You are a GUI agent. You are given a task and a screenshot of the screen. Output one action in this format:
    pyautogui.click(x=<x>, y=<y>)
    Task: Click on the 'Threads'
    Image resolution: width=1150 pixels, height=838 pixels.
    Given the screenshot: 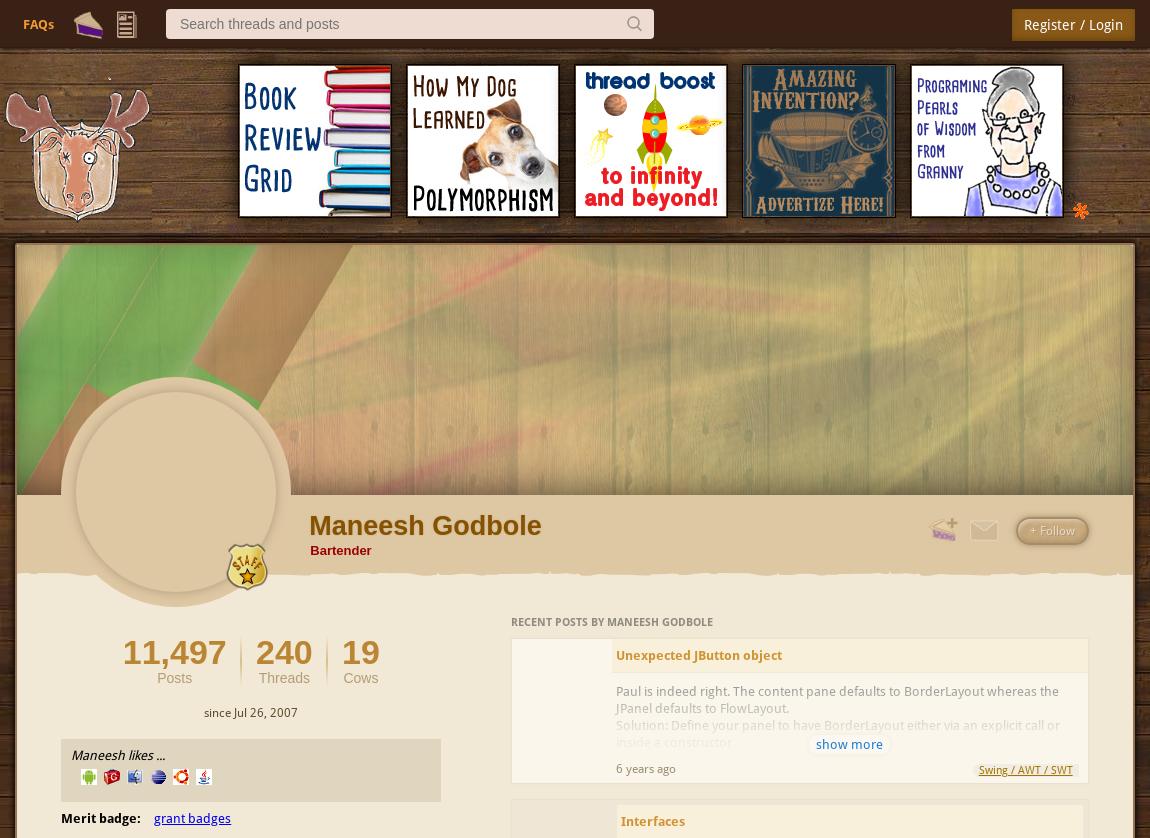 What is the action you would take?
    pyautogui.click(x=283, y=676)
    